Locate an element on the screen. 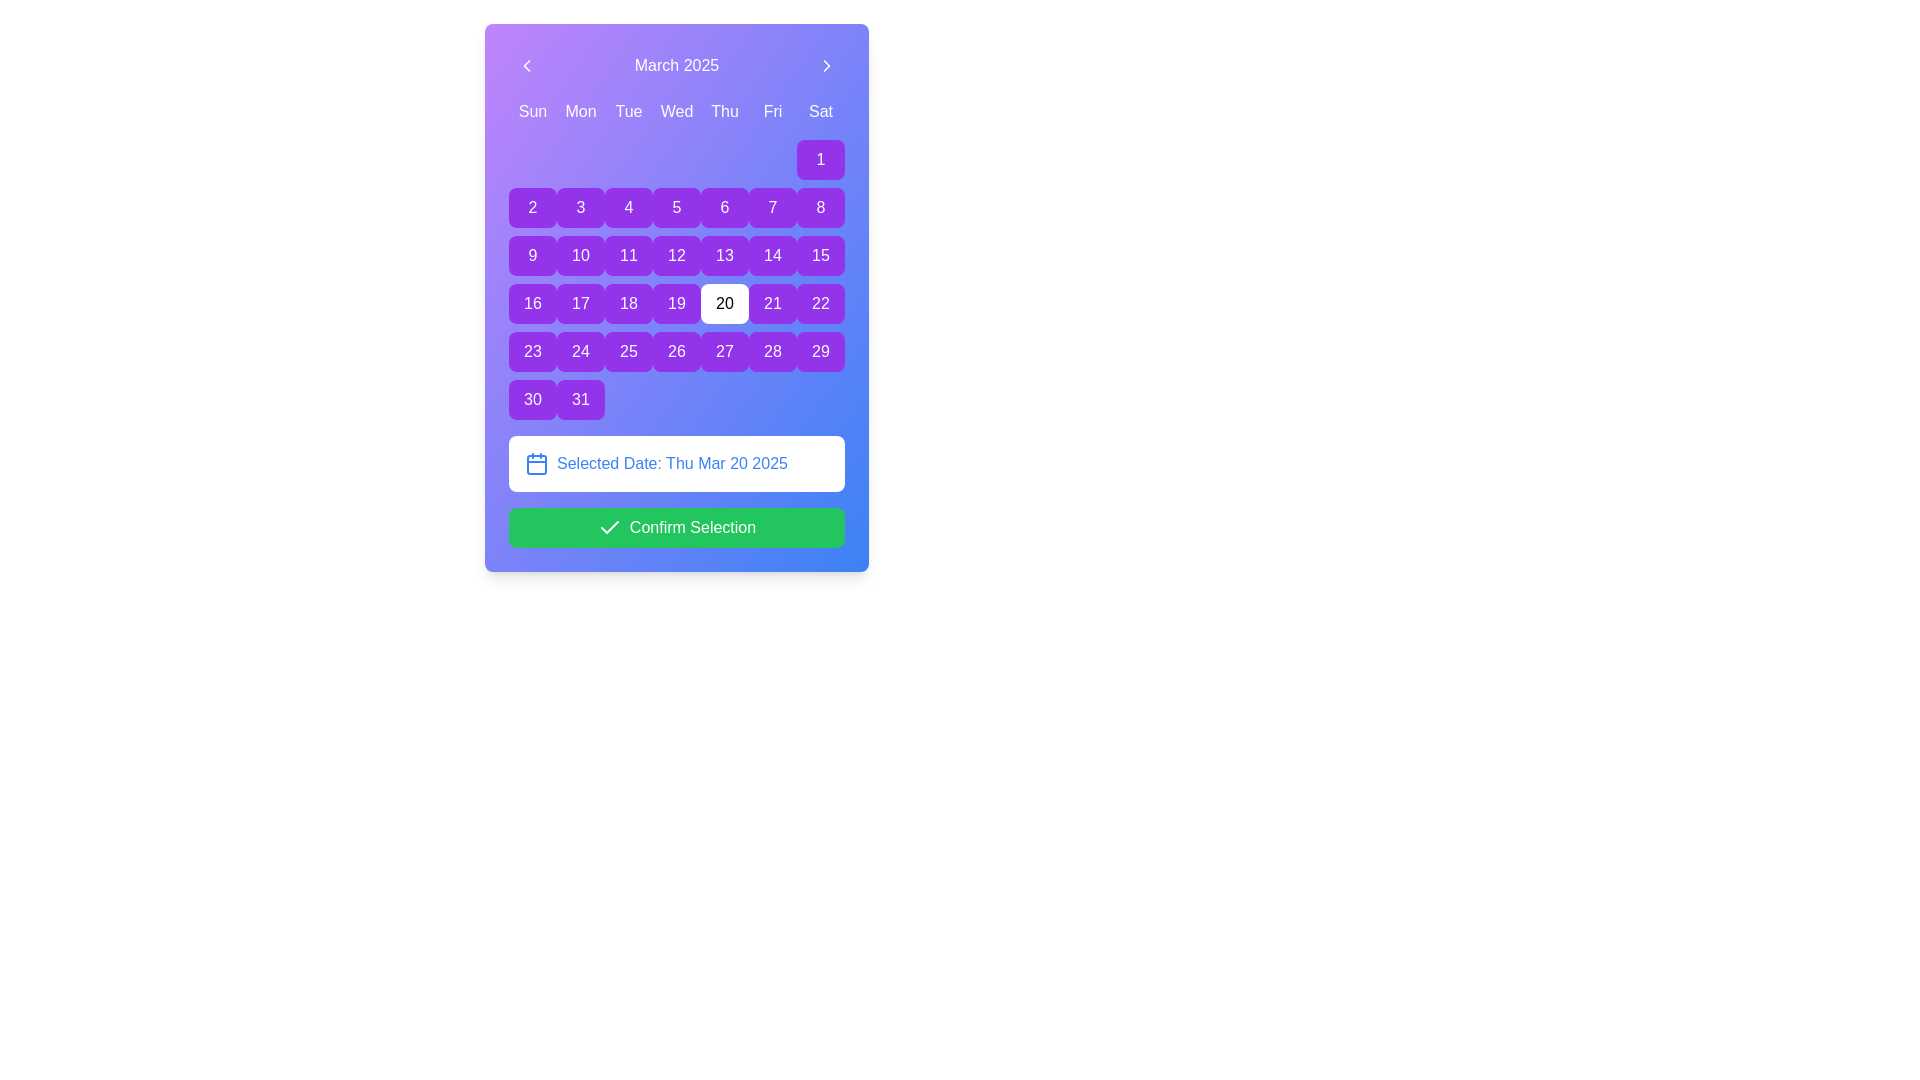  the button labeled '2' in the calendar interface is located at coordinates (532, 208).